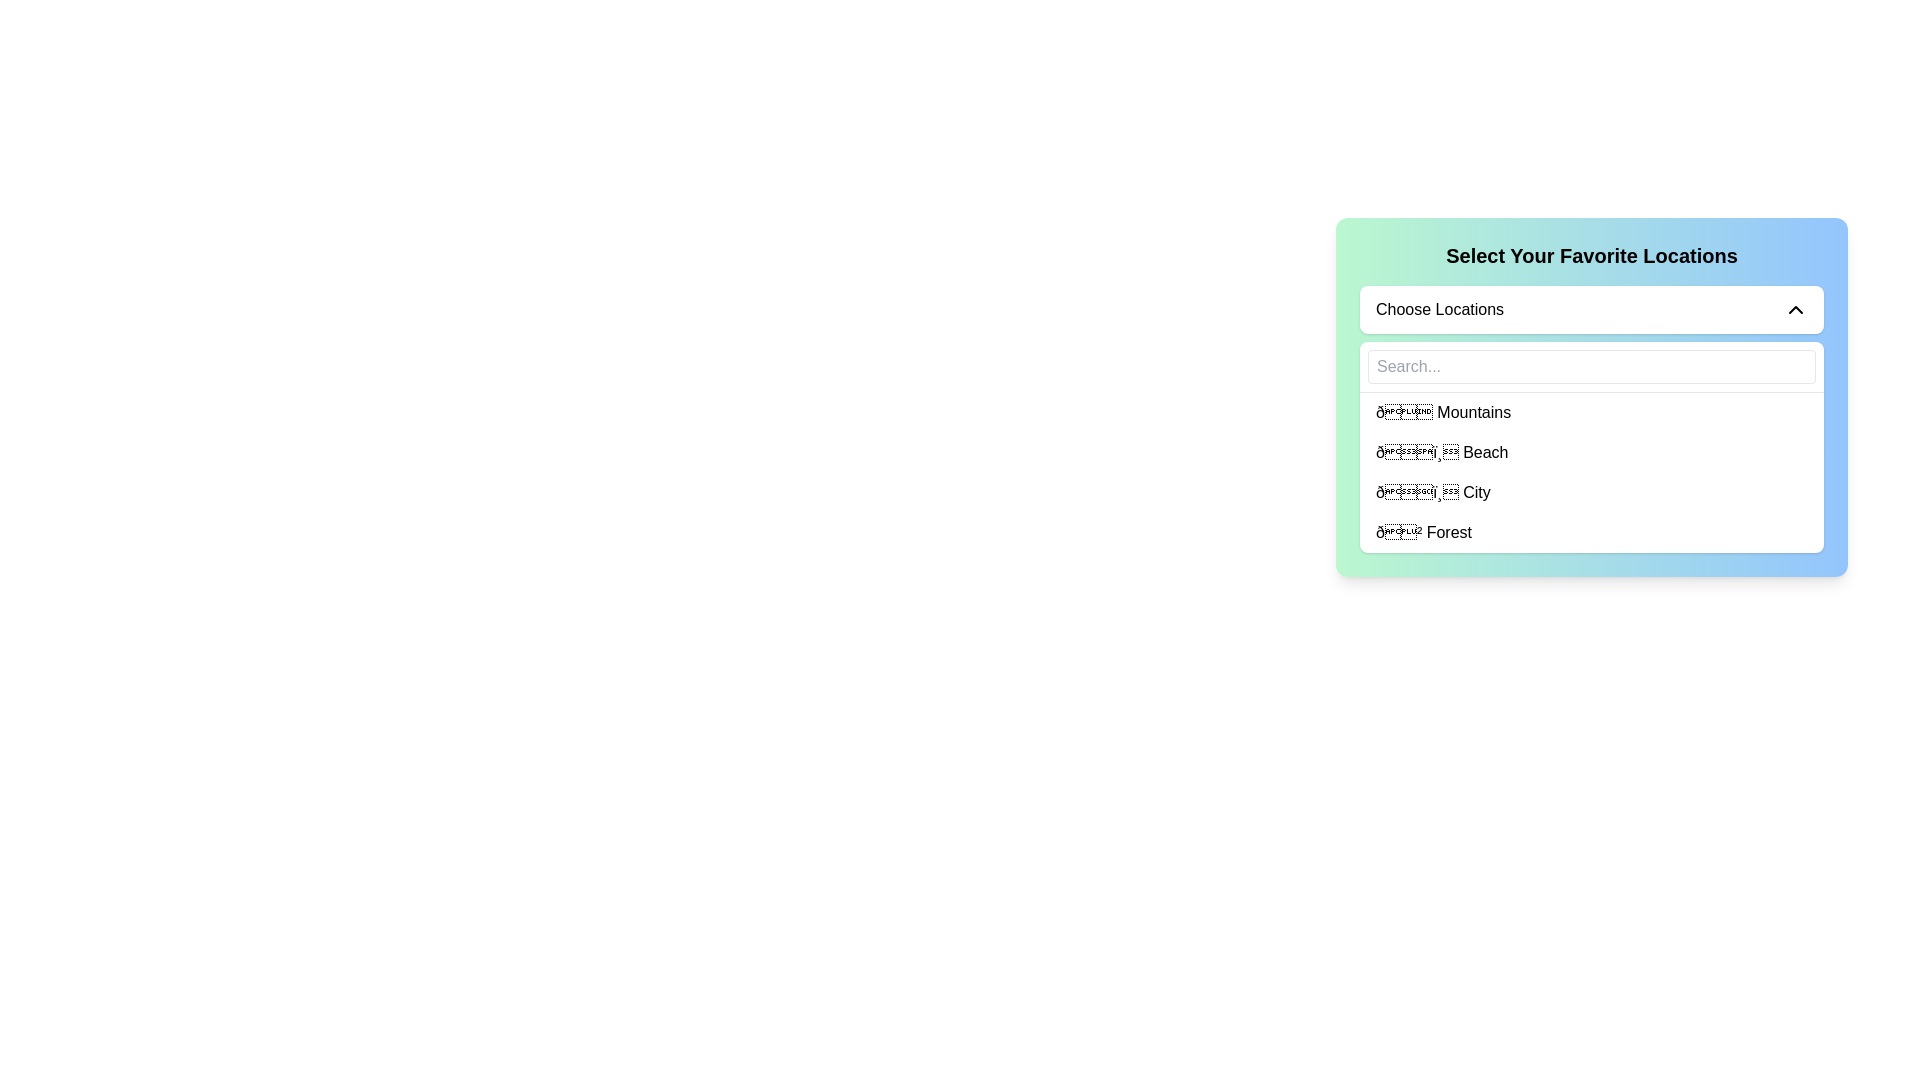  What do you see at coordinates (1591, 411) in the screenshot?
I see `the first selectable item in the dropdown menu` at bounding box center [1591, 411].